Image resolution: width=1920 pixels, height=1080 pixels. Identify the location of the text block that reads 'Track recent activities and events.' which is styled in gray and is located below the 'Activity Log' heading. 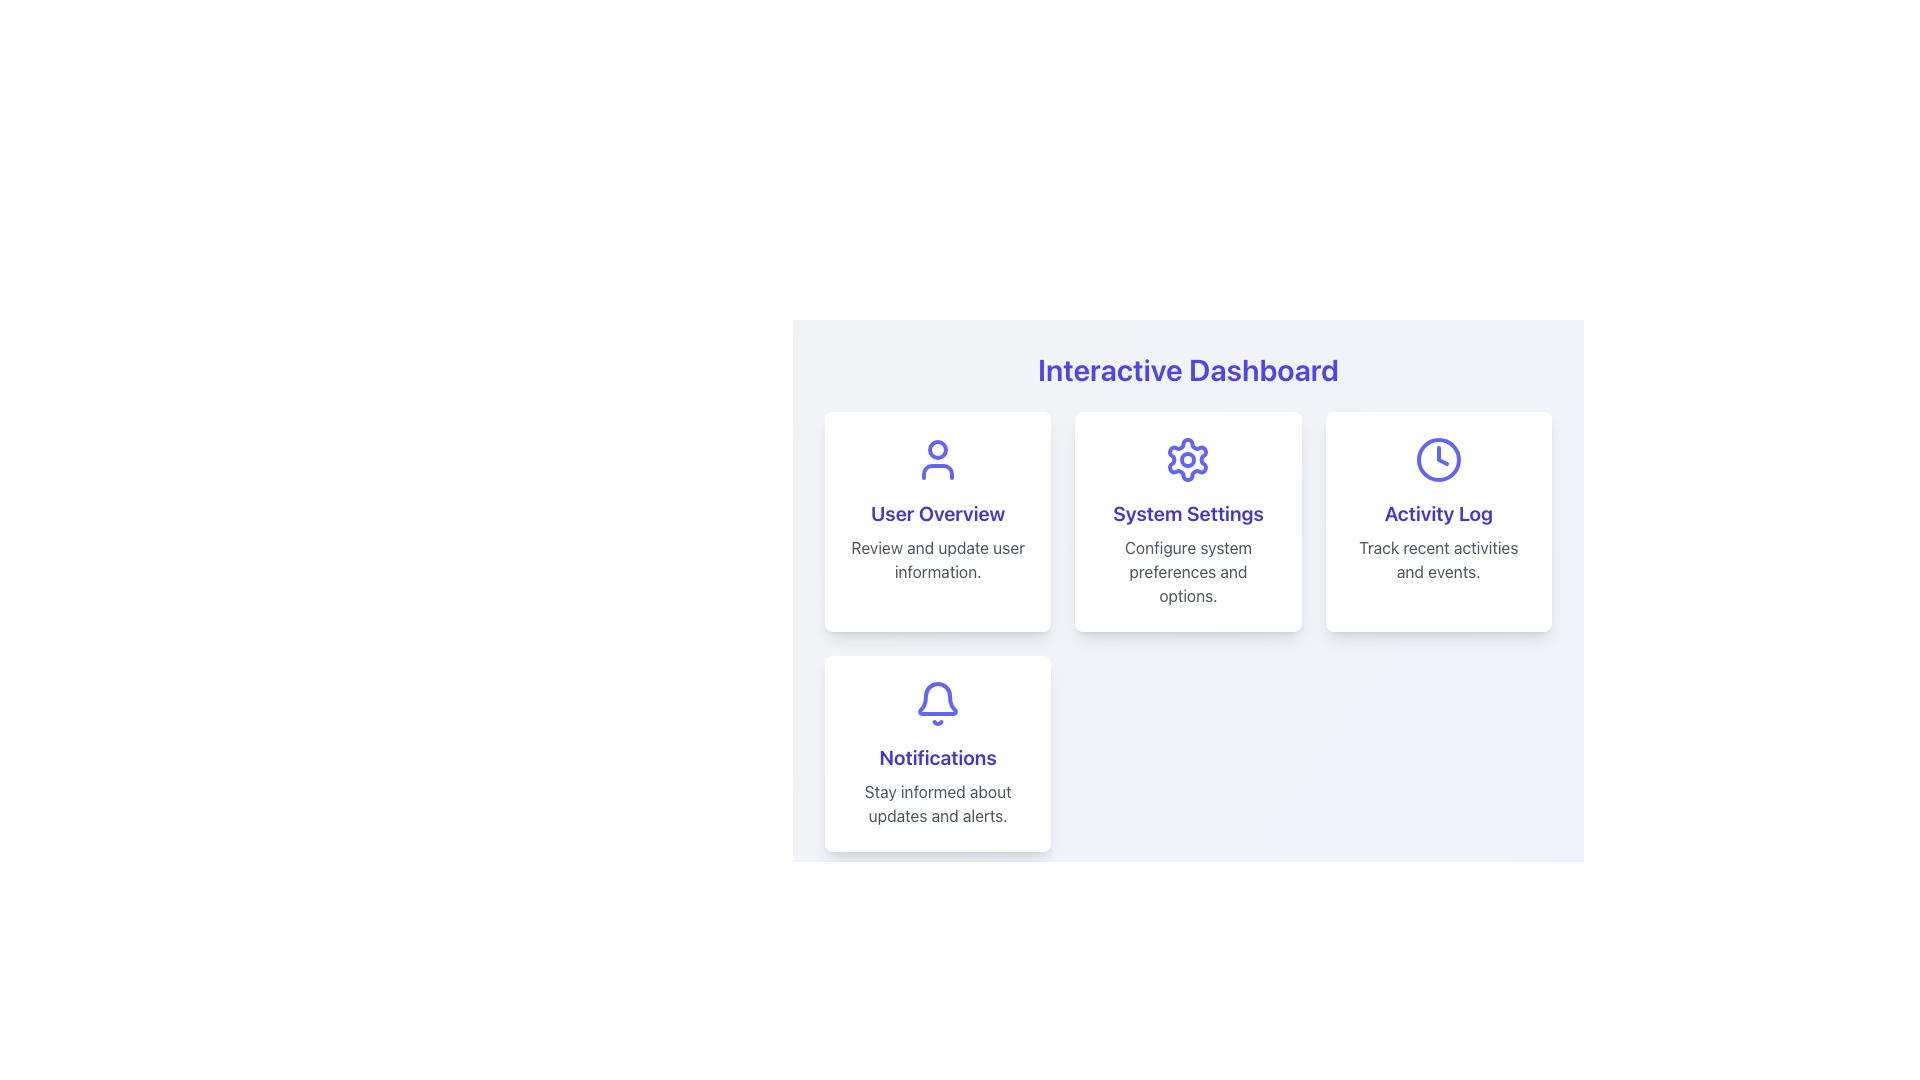
(1437, 559).